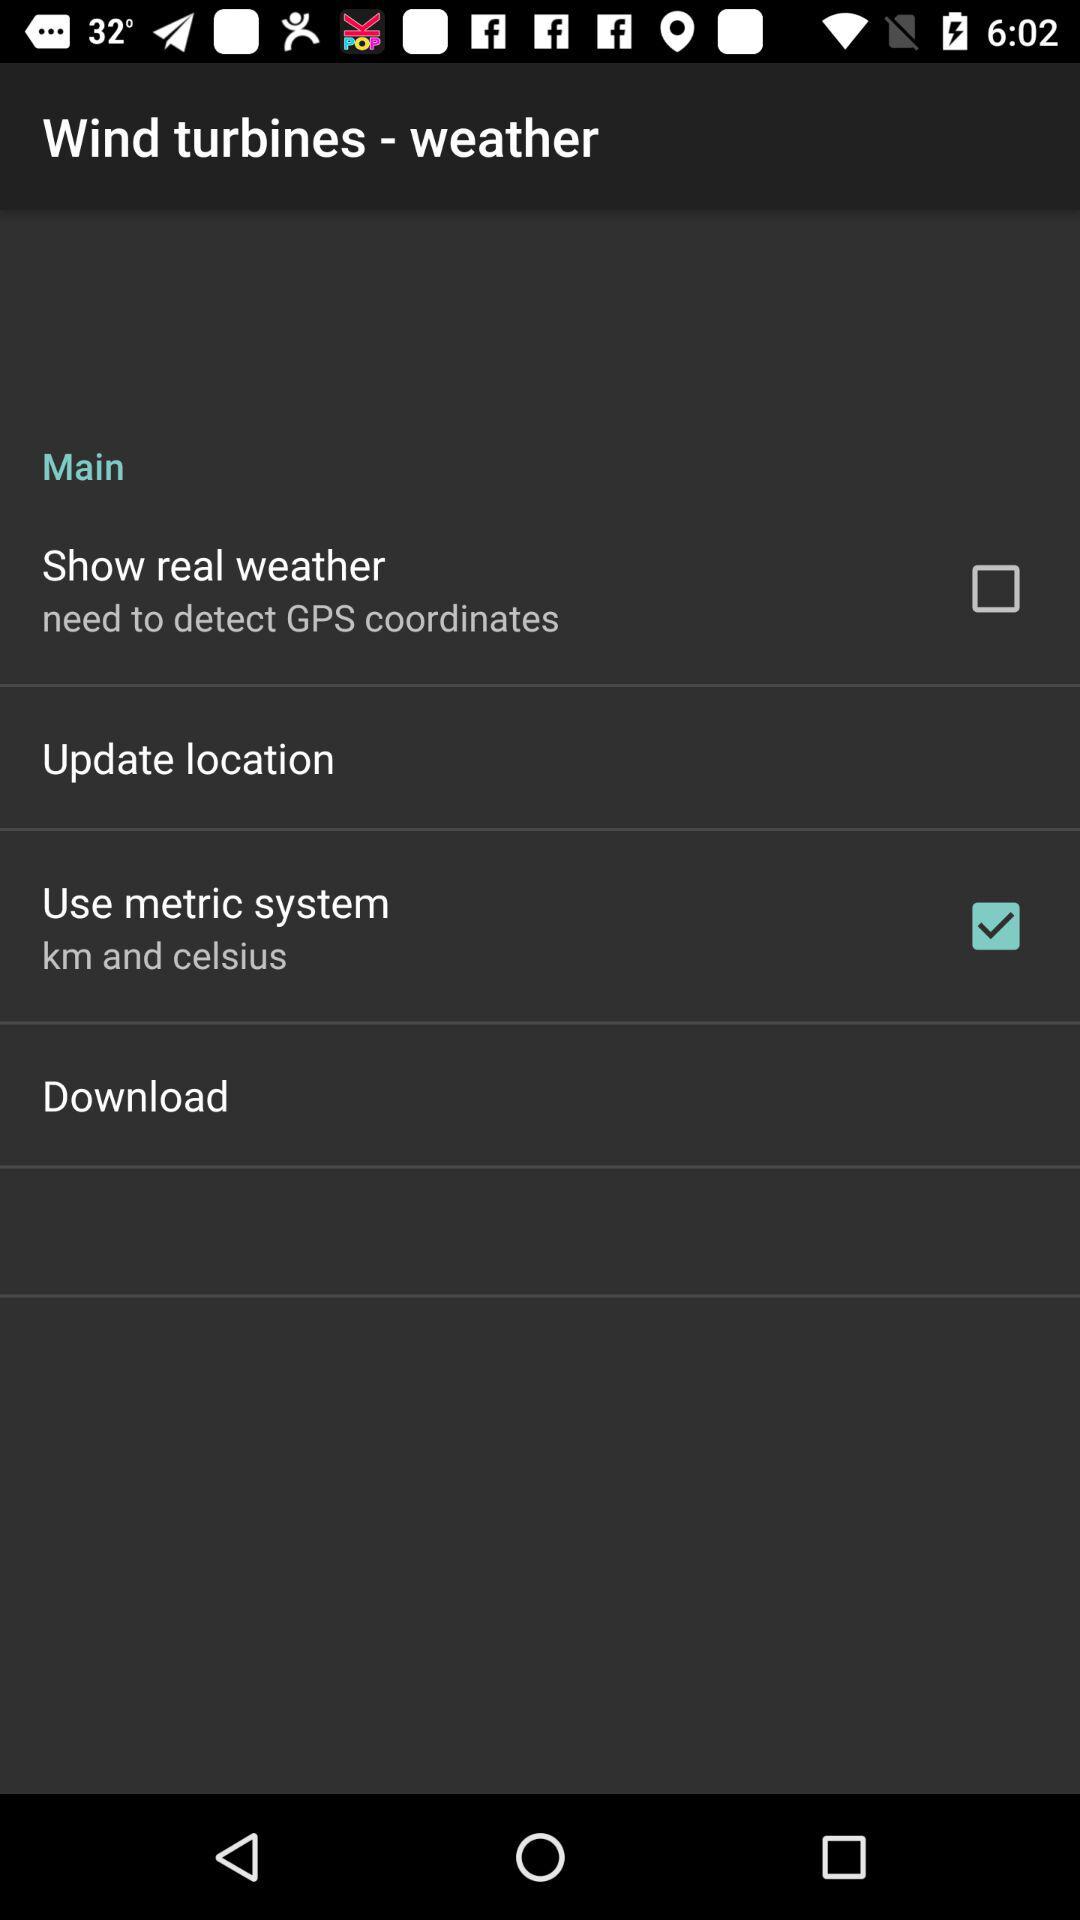  I want to click on item below show real weather, so click(300, 616).